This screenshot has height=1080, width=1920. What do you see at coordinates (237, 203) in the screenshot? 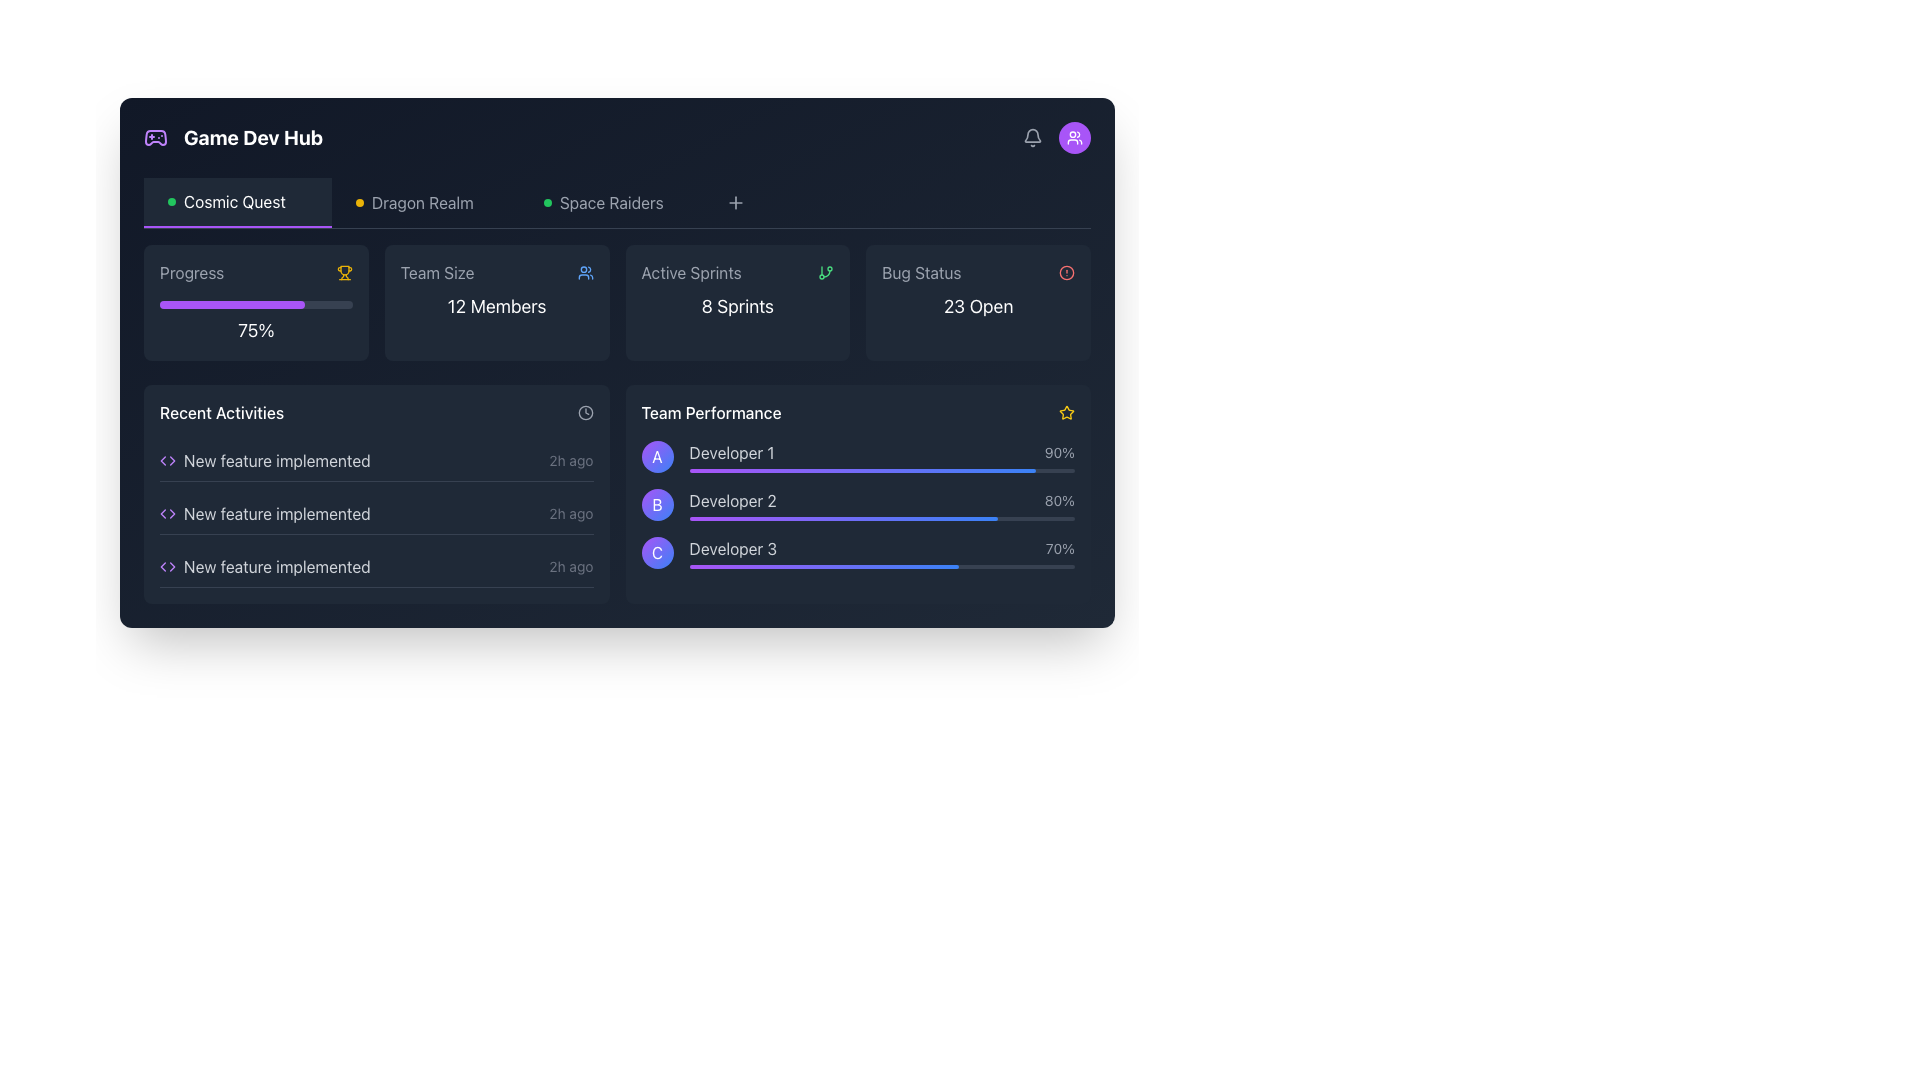
I see `the navigational menu item labeled 'Cosmic Quest'` at bounding box center [237, 203].